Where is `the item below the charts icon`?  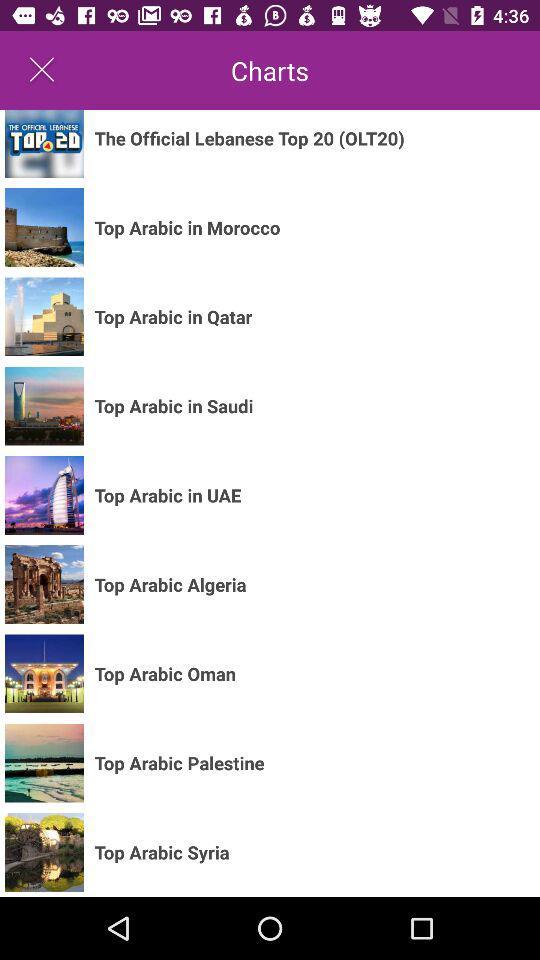 the item below the charts icon is located at coordinates (249, 137).